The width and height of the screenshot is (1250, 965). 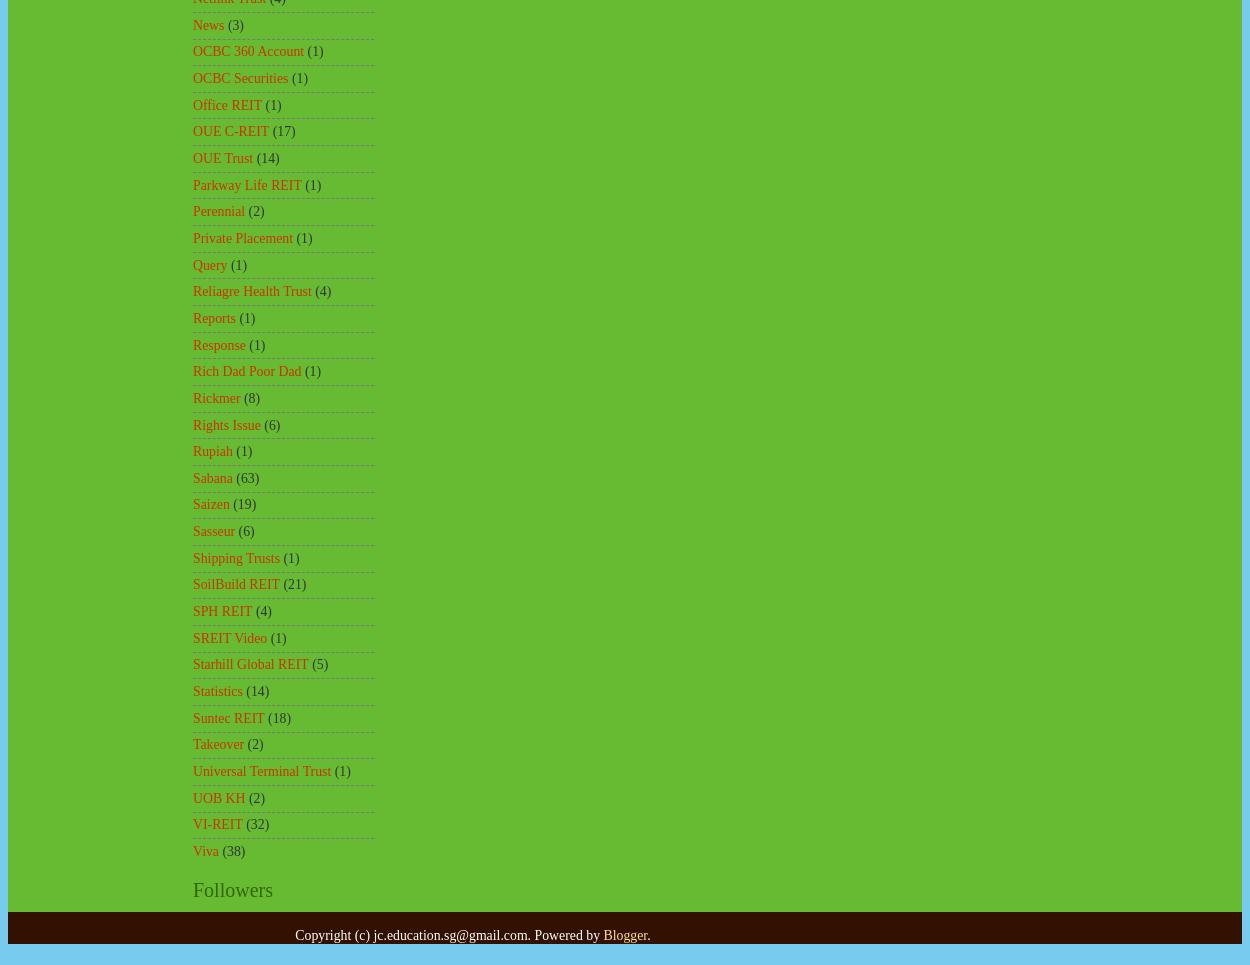 I want to click on '(3)', so click(x=234, y=23).